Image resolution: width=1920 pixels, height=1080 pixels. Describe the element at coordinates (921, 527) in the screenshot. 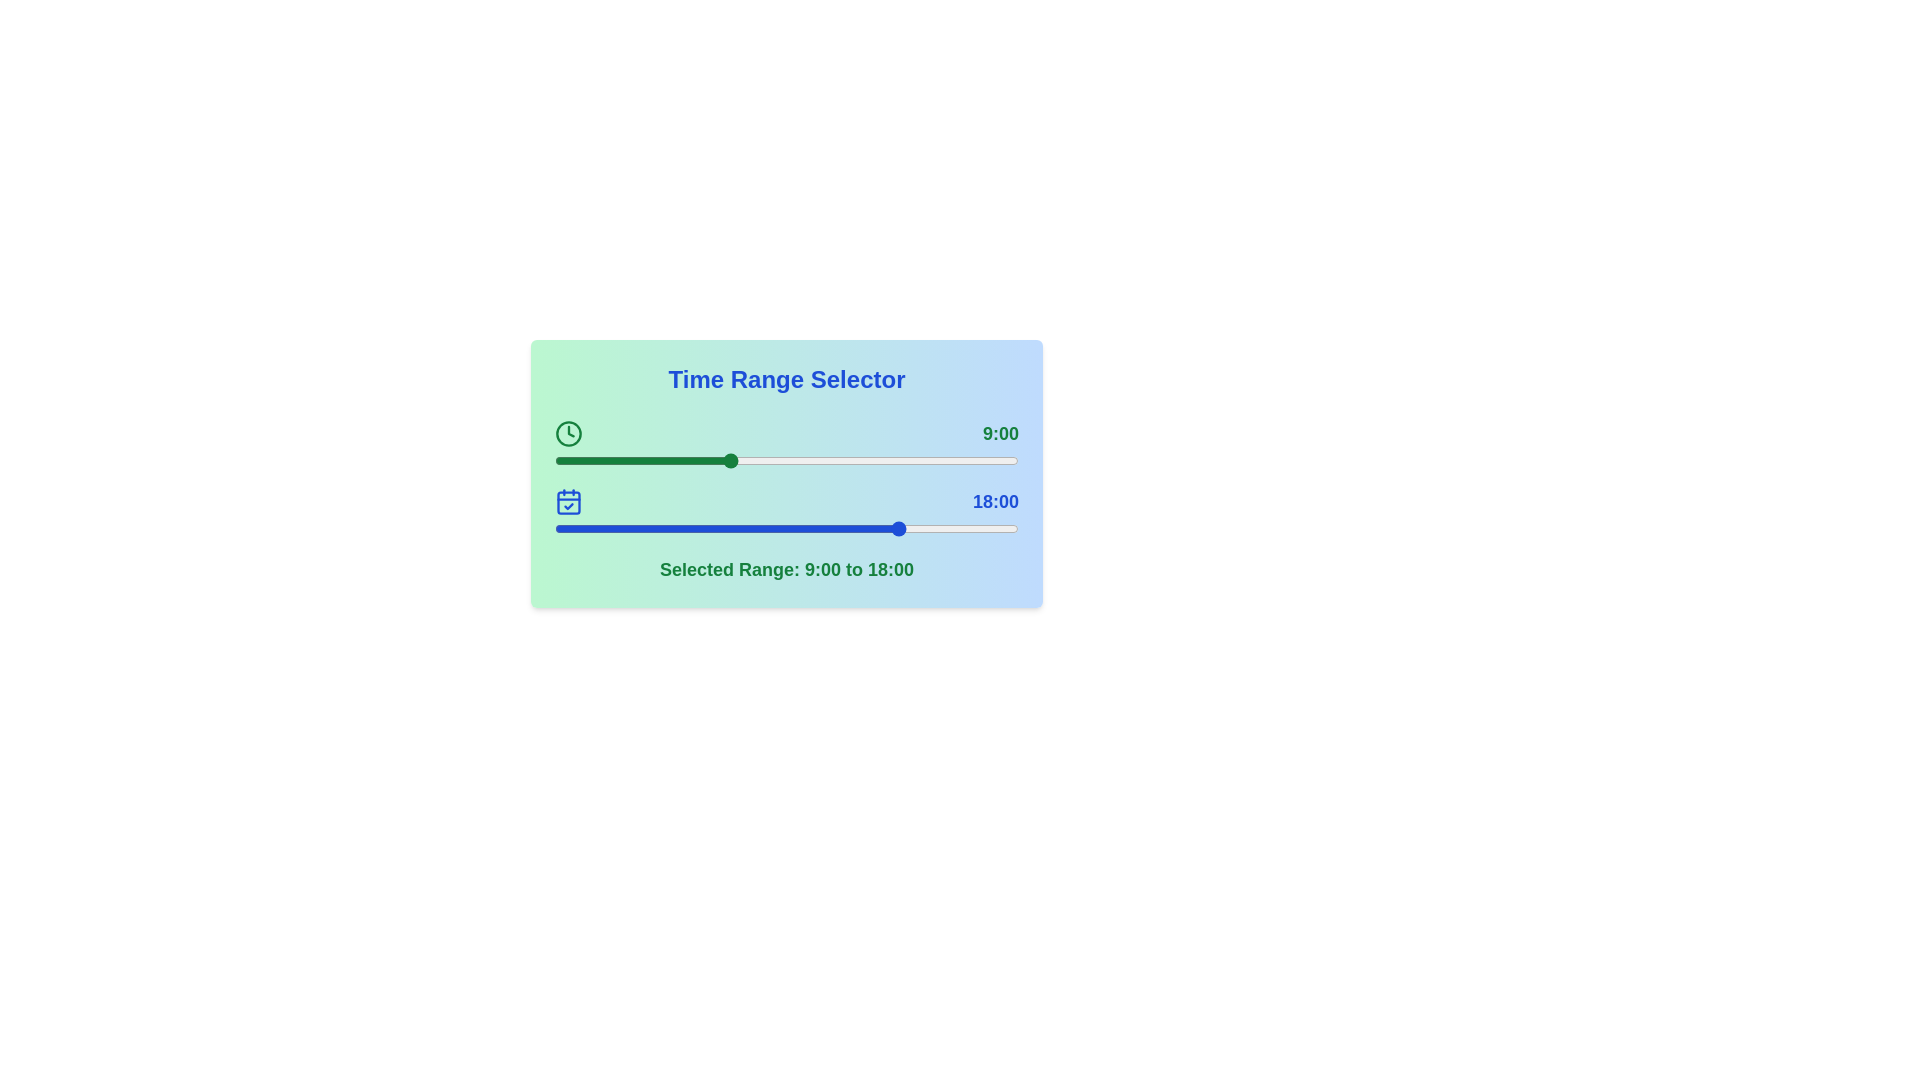

I see `the time` at that location.